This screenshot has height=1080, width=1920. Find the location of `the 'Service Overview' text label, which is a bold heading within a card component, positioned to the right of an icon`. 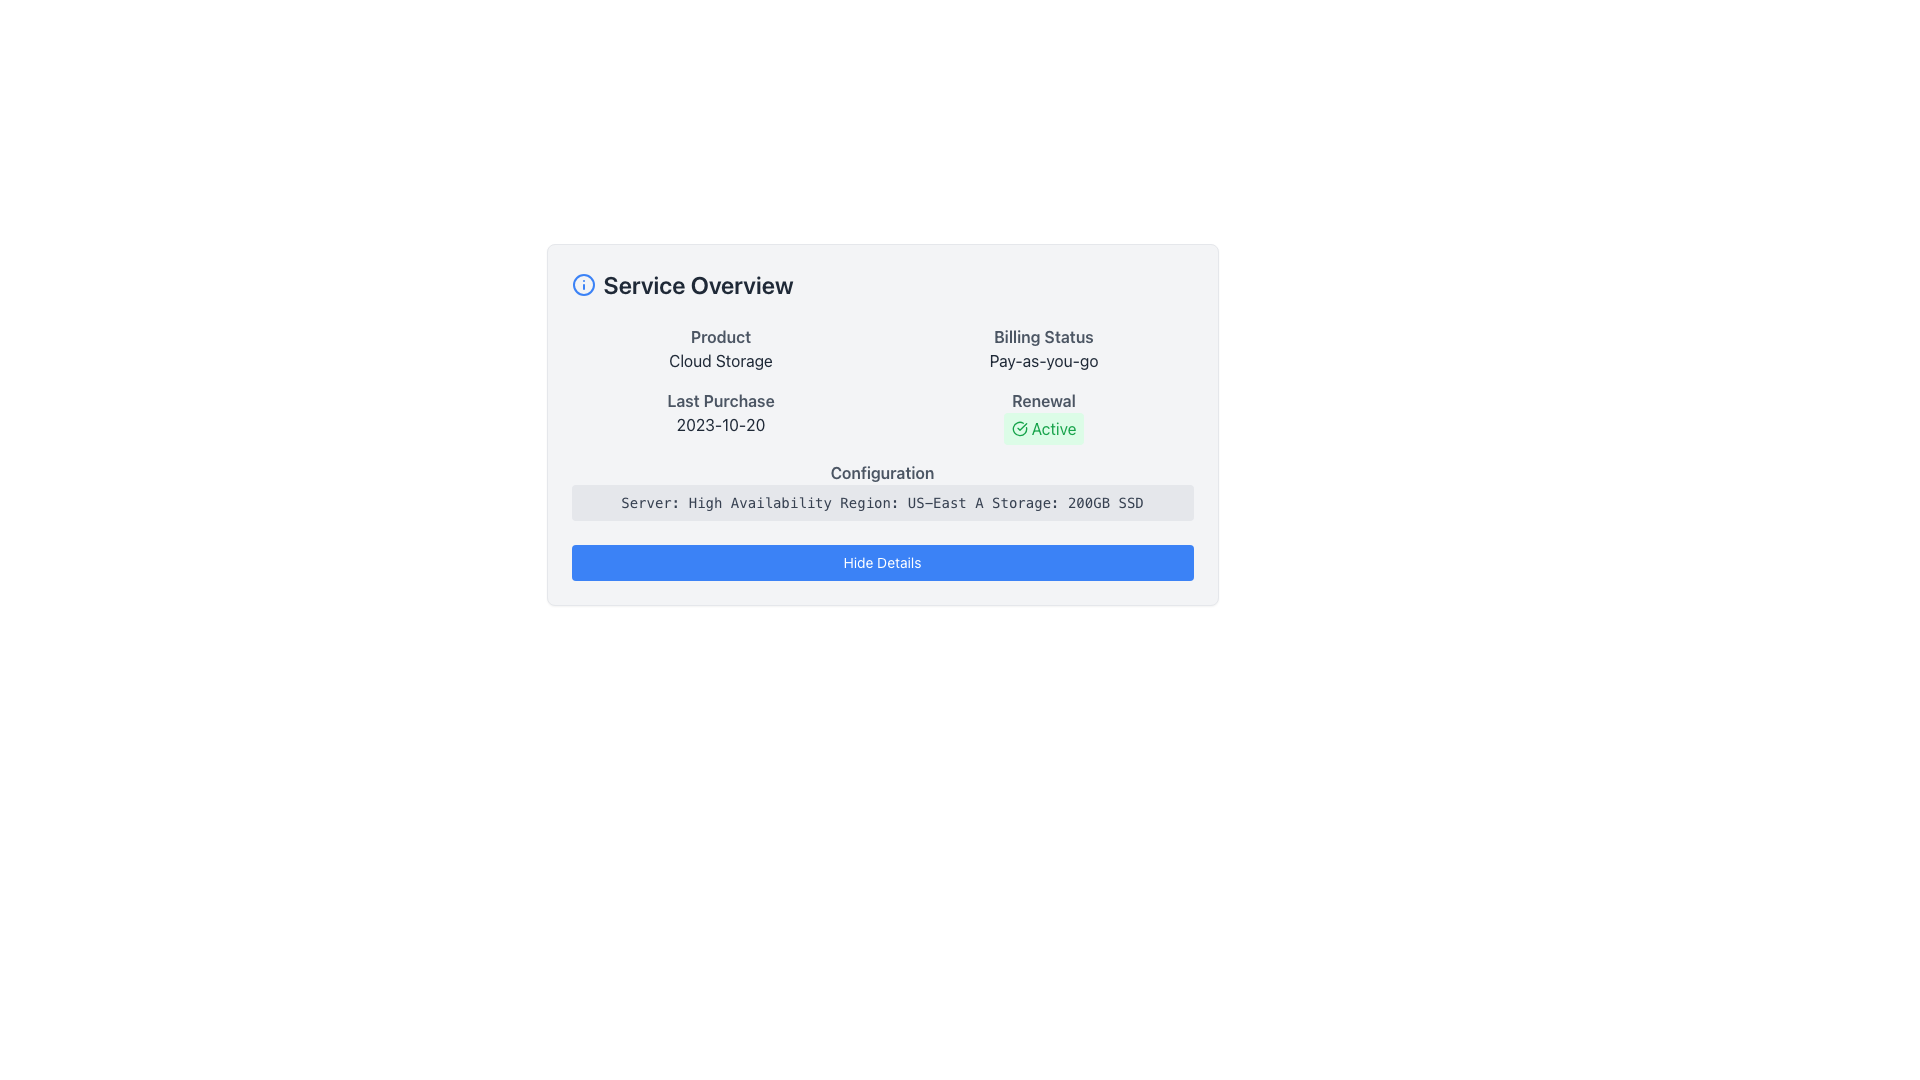

the 'Service Overview' text label, which is a bold heading within a card component, positioned to the right of an icon is located at coordinates (698, 285).